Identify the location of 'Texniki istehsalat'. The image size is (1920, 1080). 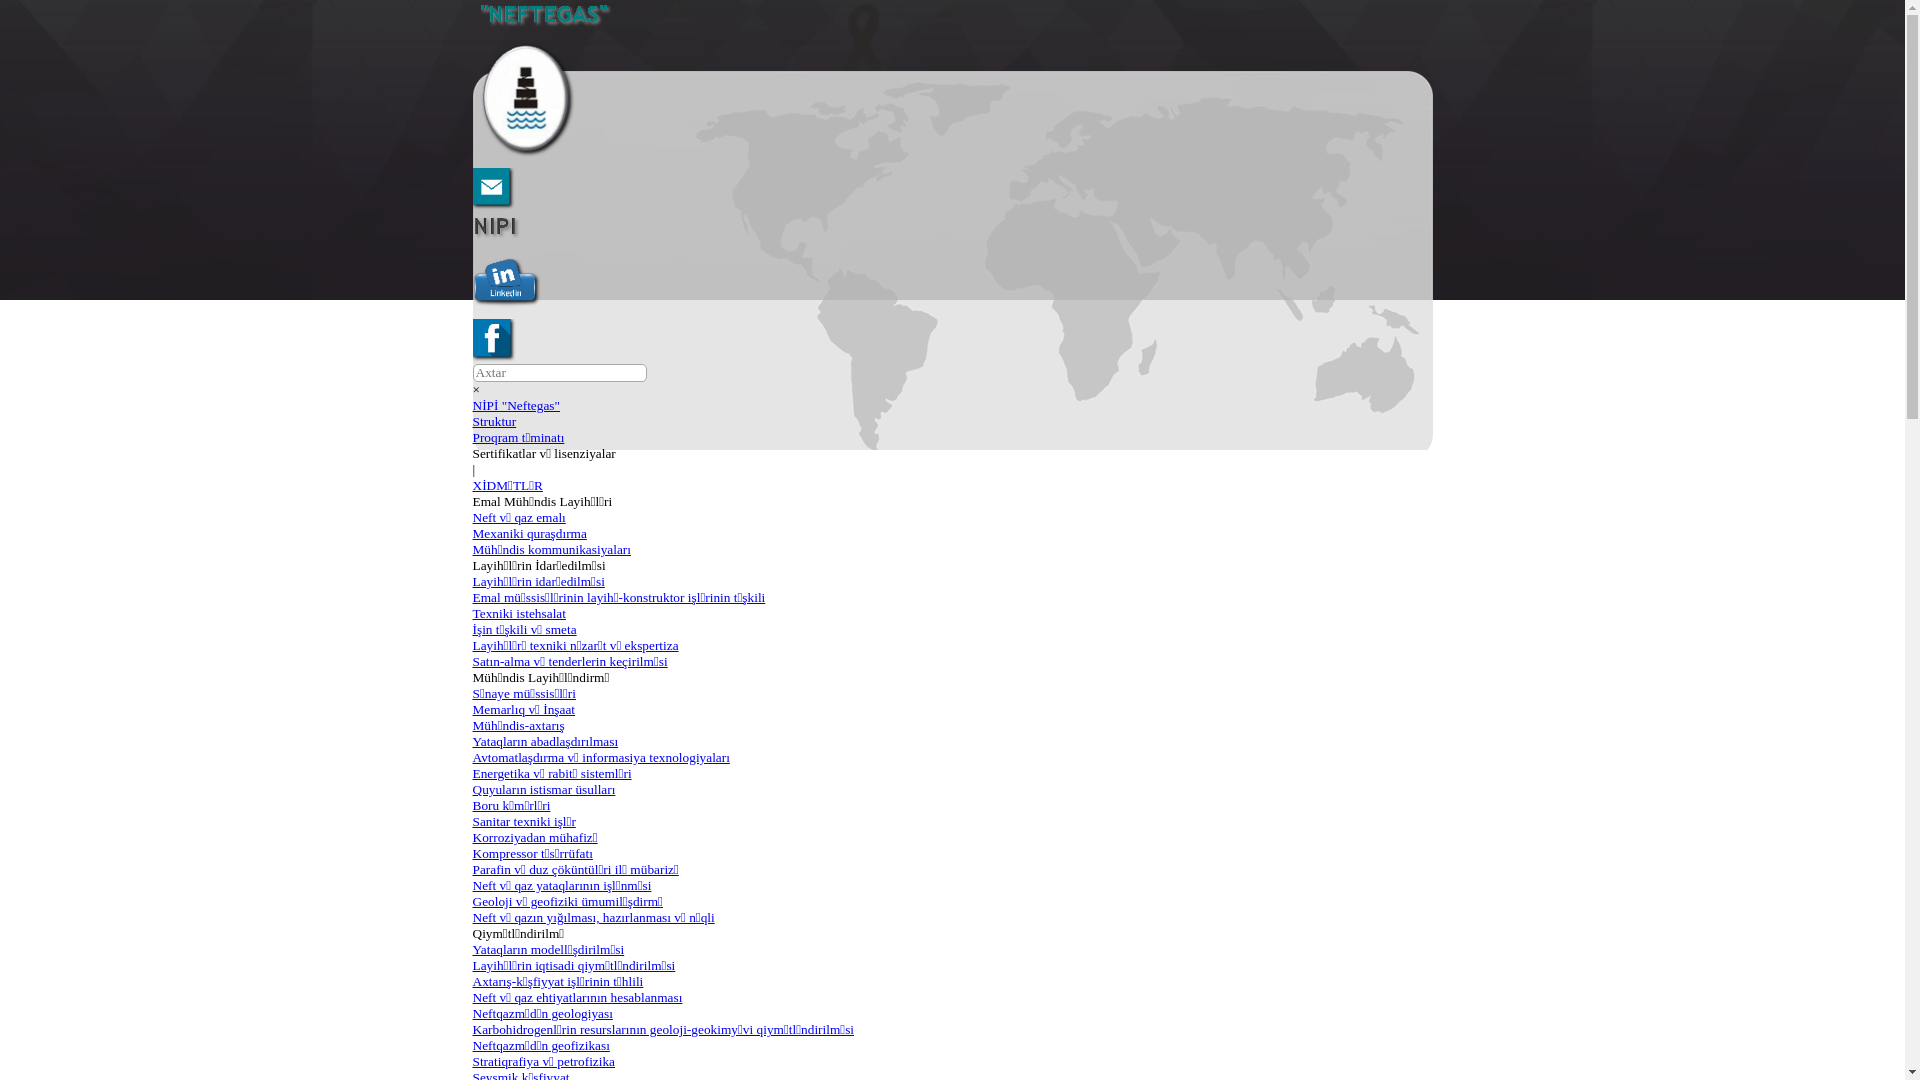
(518, 612).